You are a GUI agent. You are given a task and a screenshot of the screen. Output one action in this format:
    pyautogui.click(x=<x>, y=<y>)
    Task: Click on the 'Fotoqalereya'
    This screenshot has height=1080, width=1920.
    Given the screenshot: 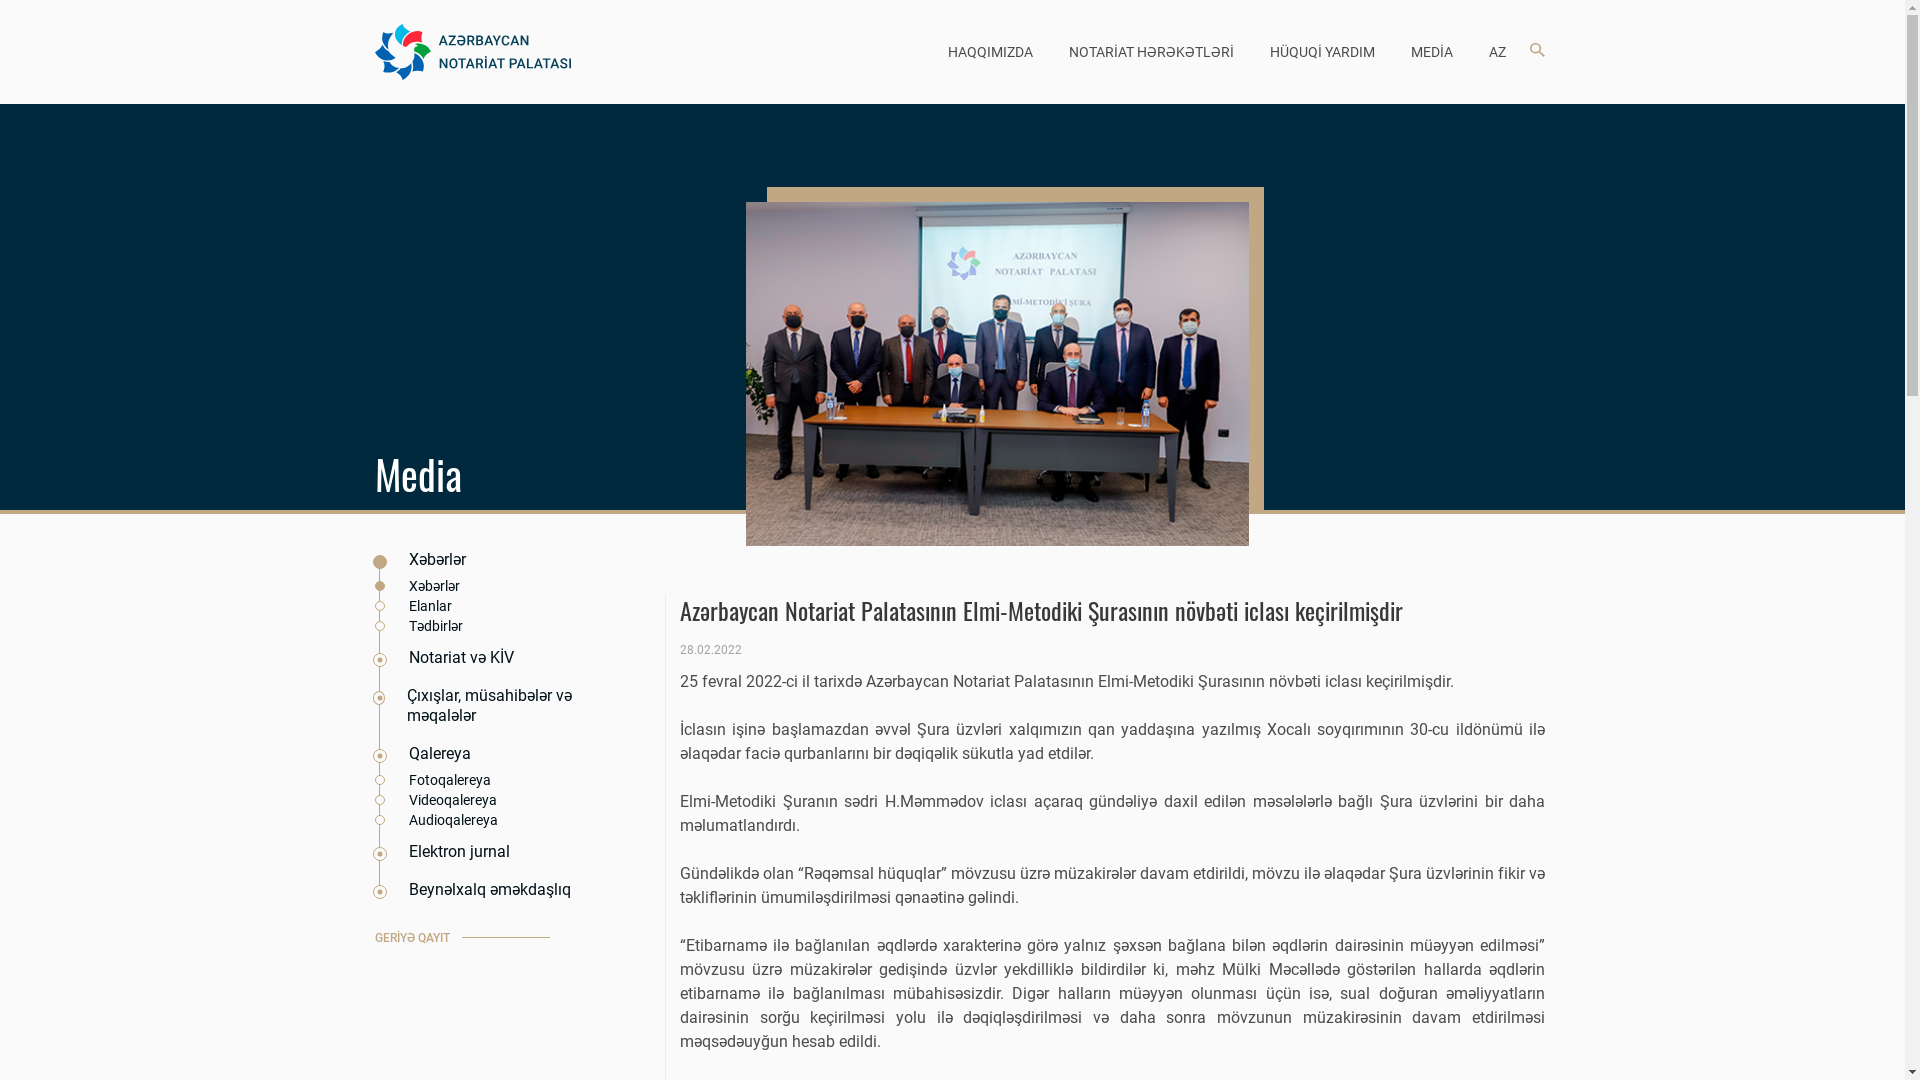 What is the action you would take?
    pyautogui.click(x=374, y=778)
    